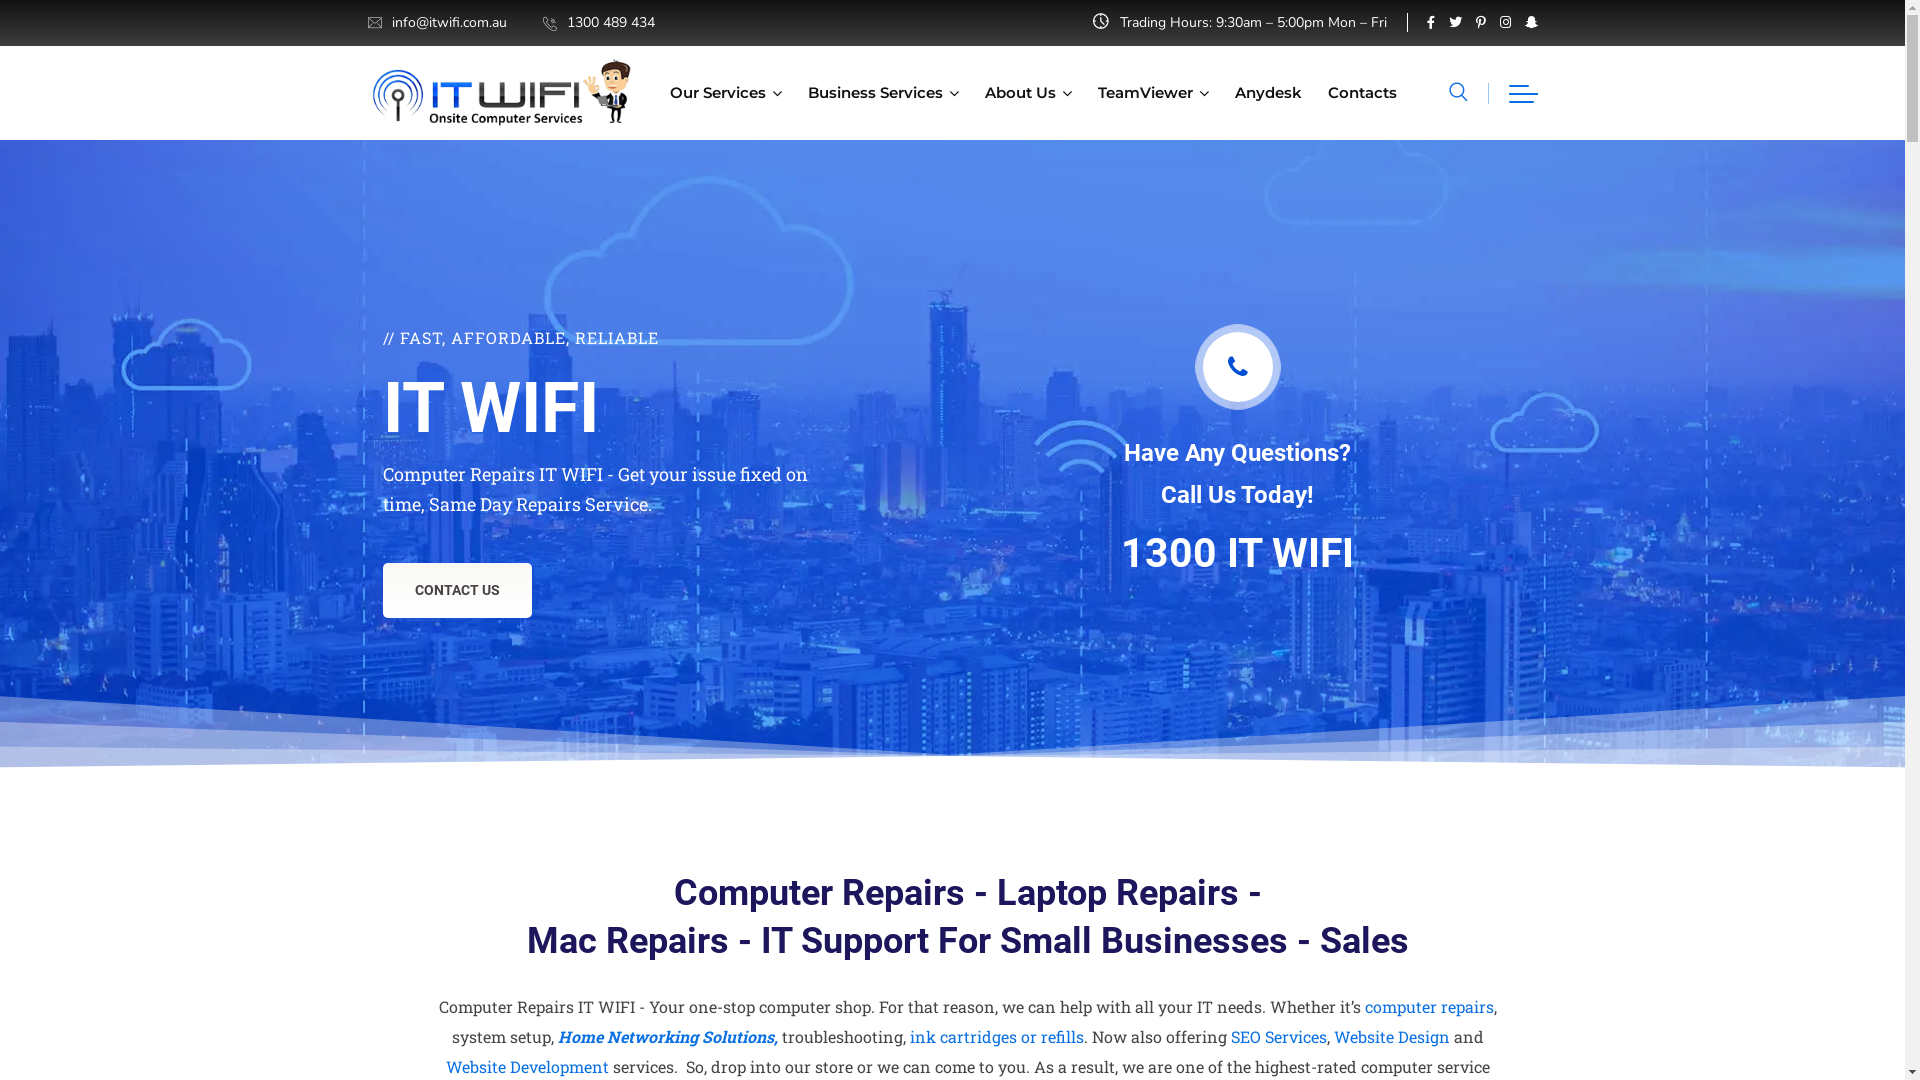  What do you see at coordinates (1097, 92) in the screenshot?
I see `'TeamViewer'` at bounding box center [1097, 92].